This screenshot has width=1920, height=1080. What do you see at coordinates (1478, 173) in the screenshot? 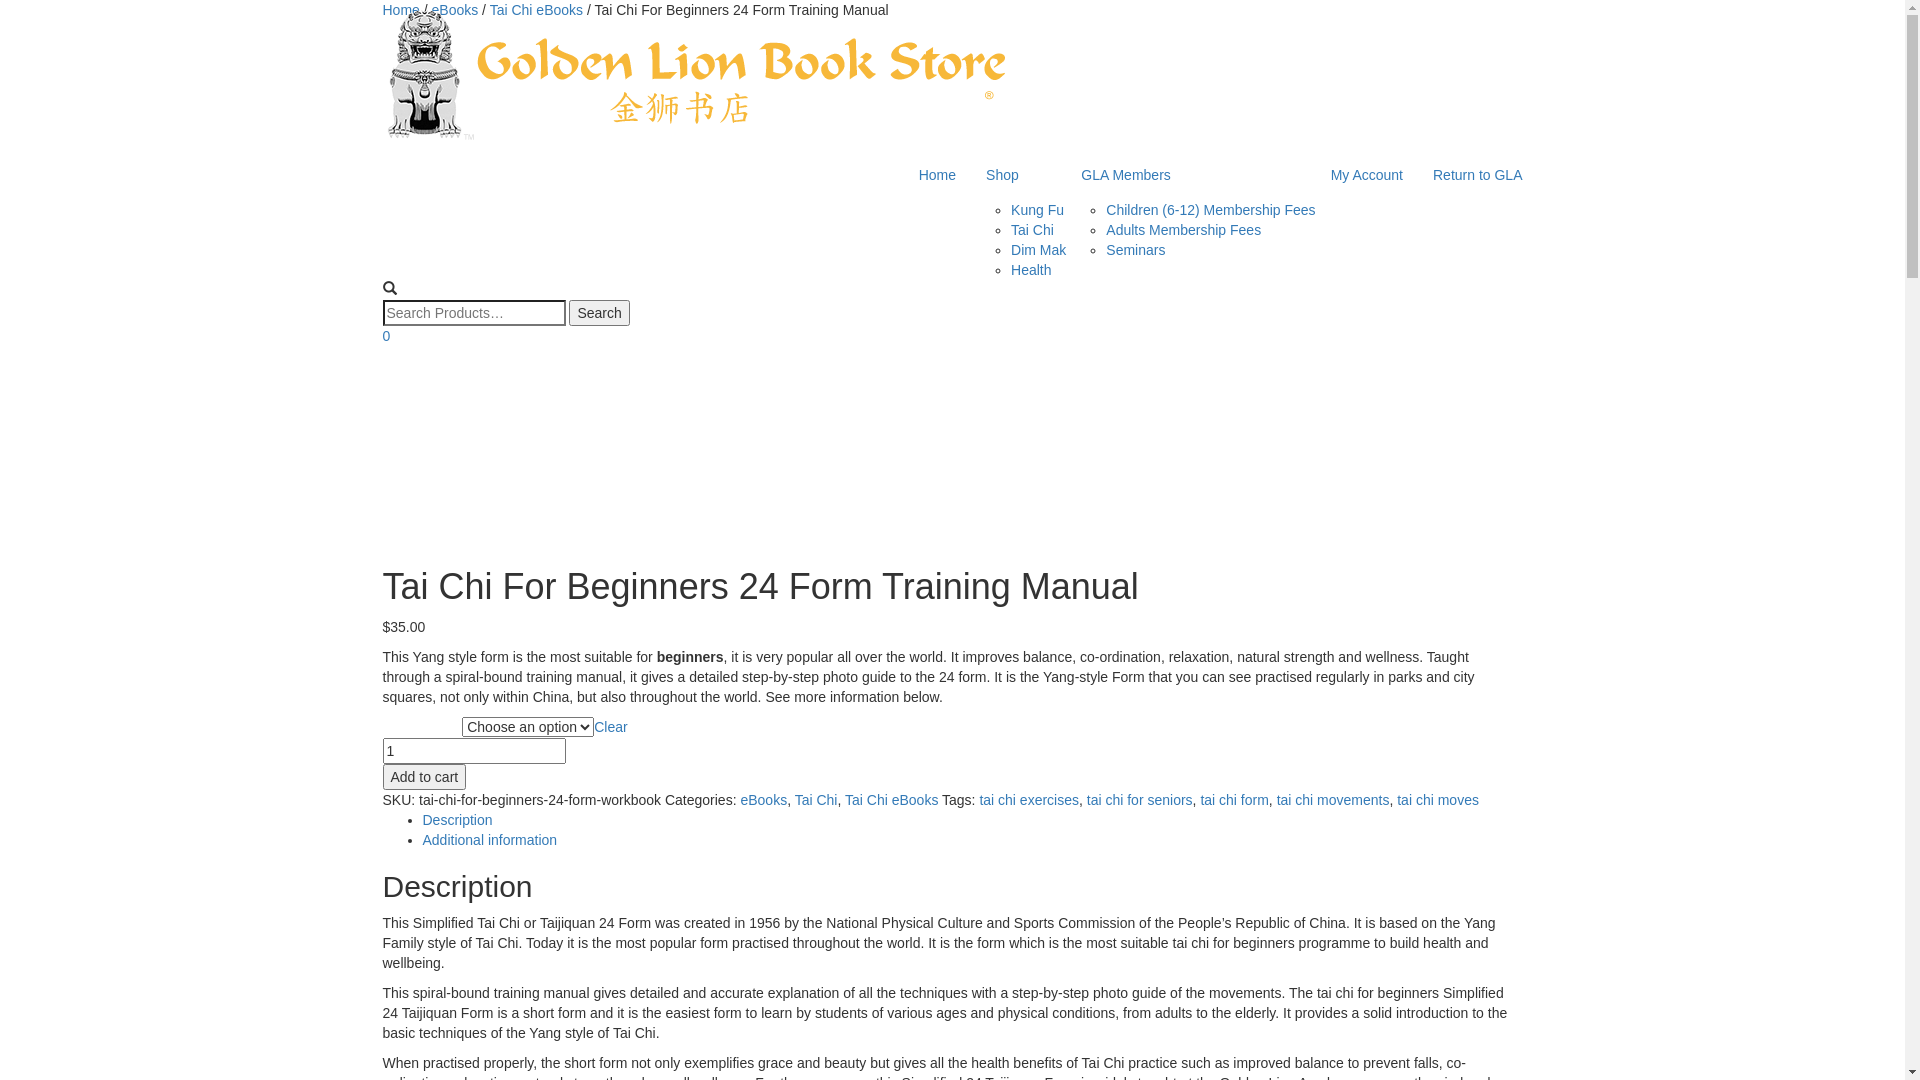
I see `'Return to GLA'` at bounding box center [1478, 173].